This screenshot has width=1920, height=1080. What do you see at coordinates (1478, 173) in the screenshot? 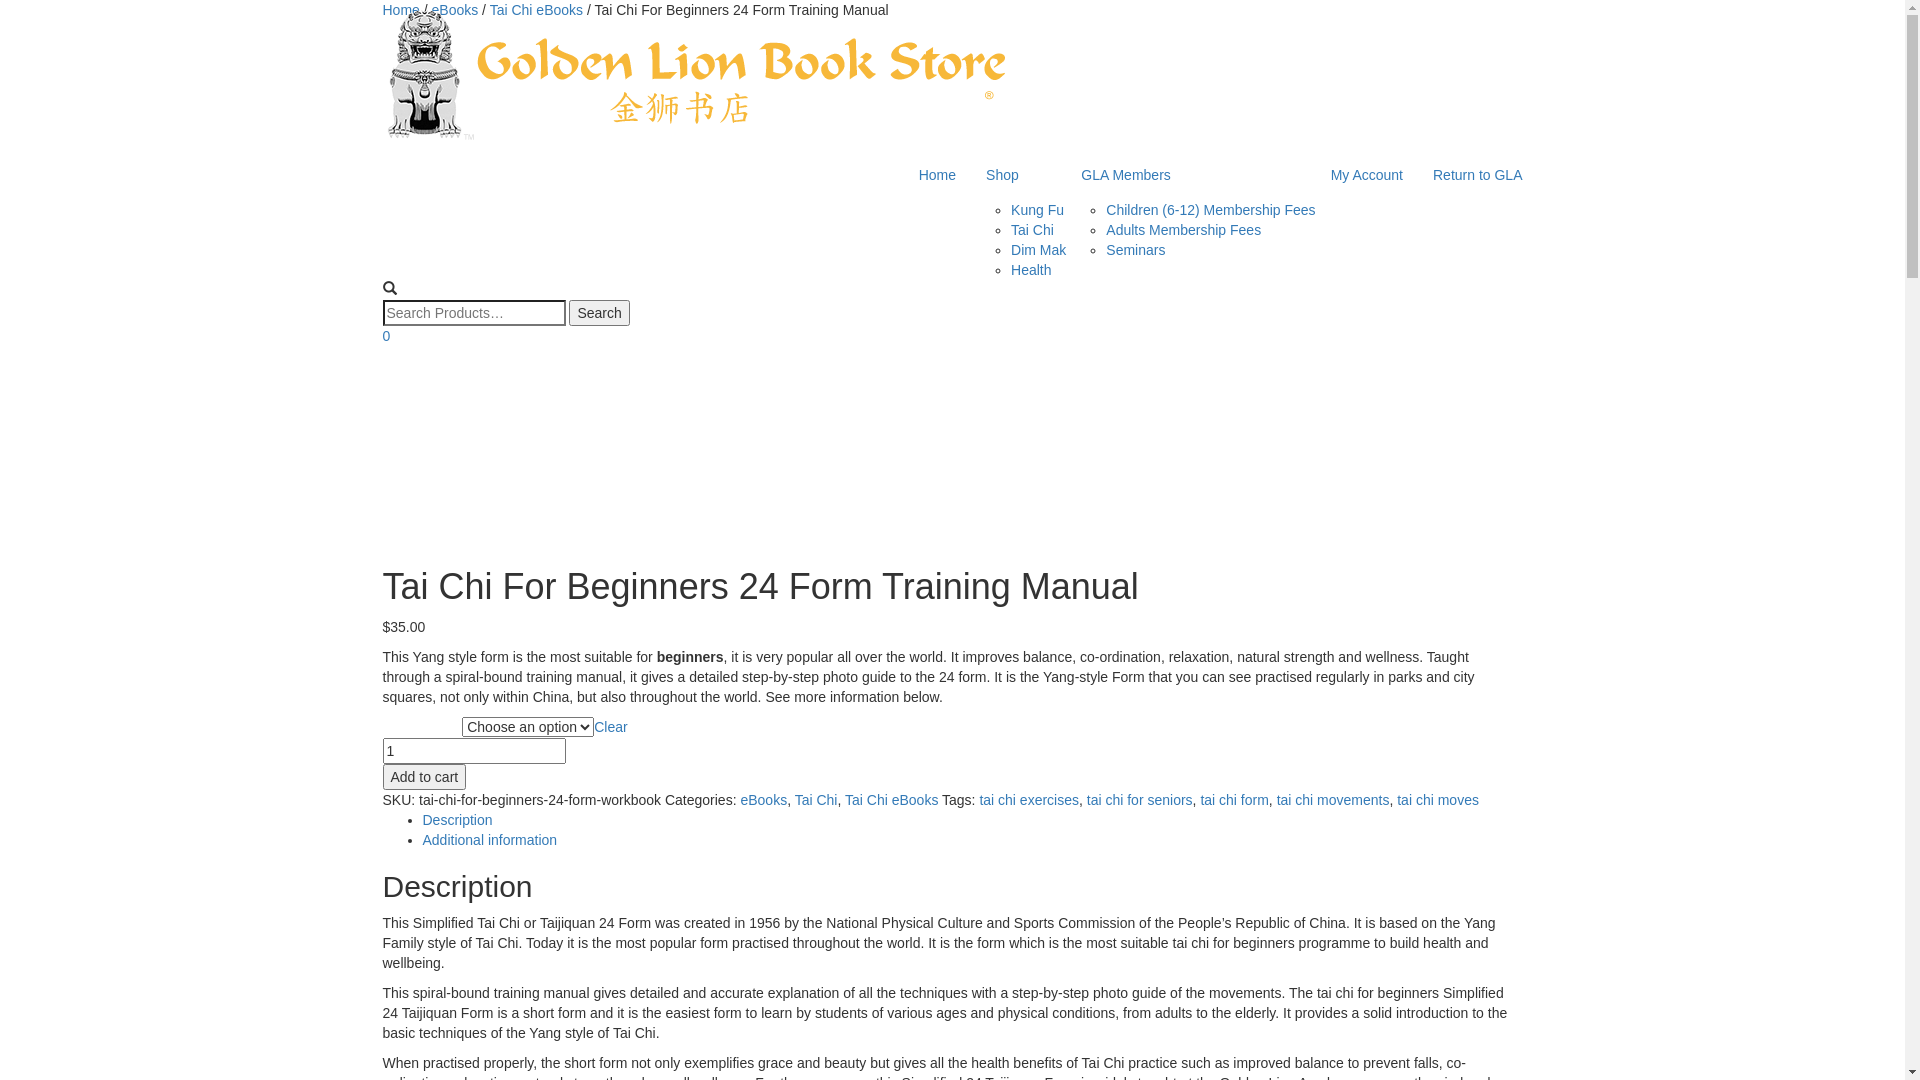
I see `'Return to GLA'` at bounding box center [1478, 173].